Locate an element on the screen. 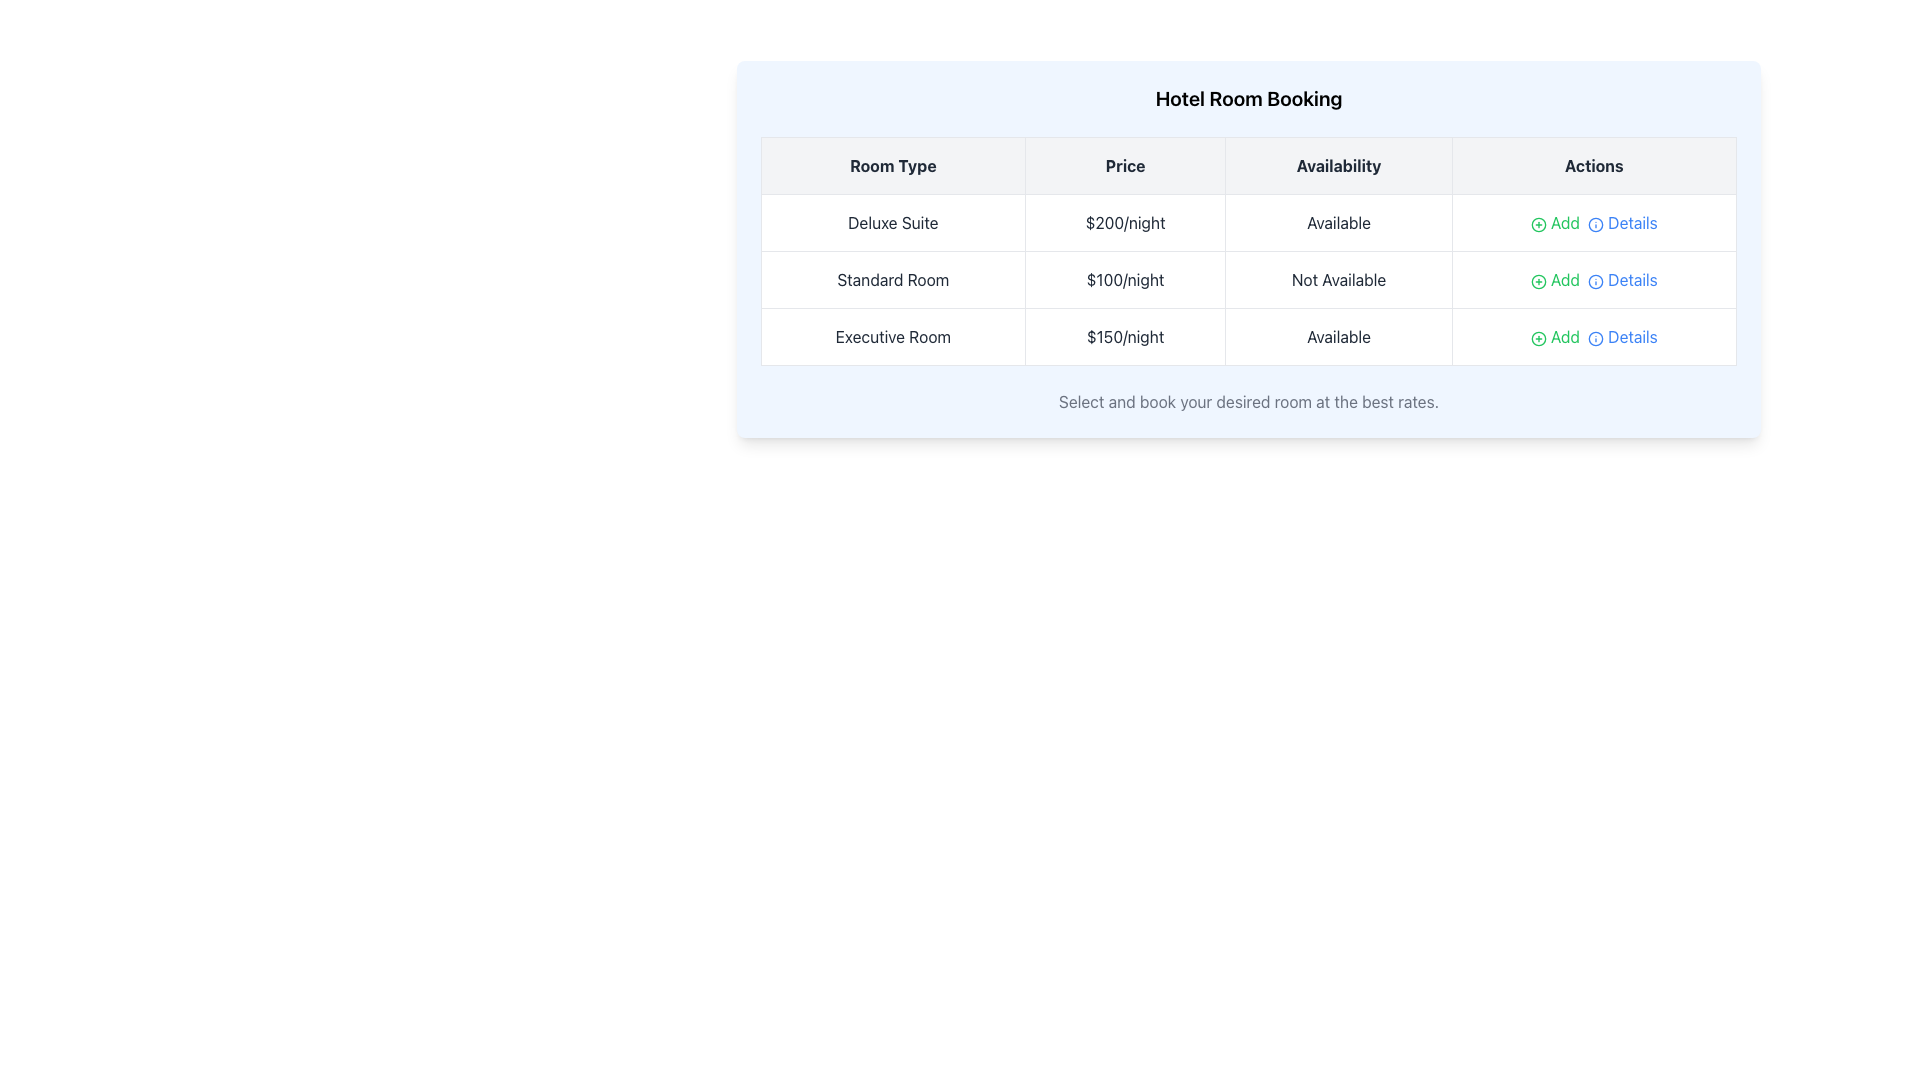 This screenshot has width=1920, height=1080. the circular part of the help icon located in the last row under the 'Actions' column of the hotel room booking table, specifically within the 'Details' field is located at coordinates (1595, 337).